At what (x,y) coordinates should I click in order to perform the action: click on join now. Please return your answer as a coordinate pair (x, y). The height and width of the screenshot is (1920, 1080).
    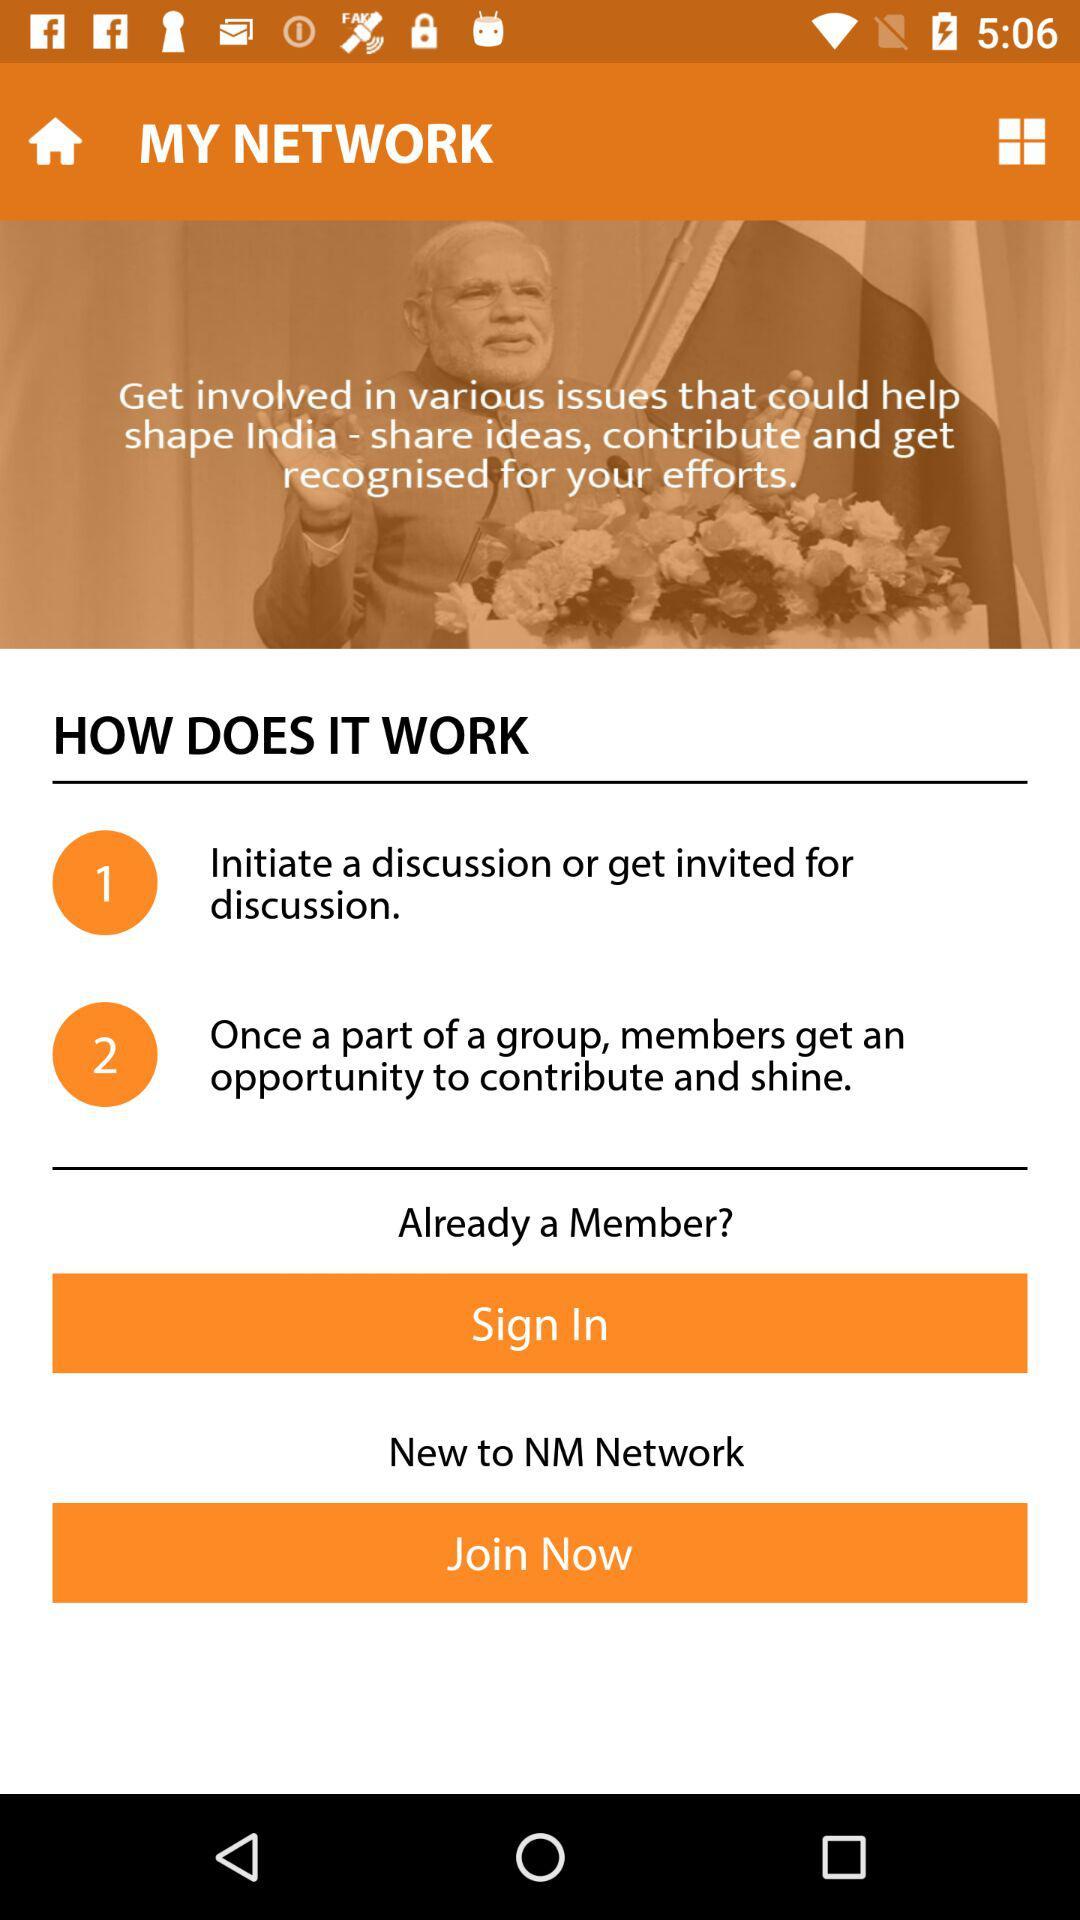
    Looking at the image, I should click on (540, 1551).